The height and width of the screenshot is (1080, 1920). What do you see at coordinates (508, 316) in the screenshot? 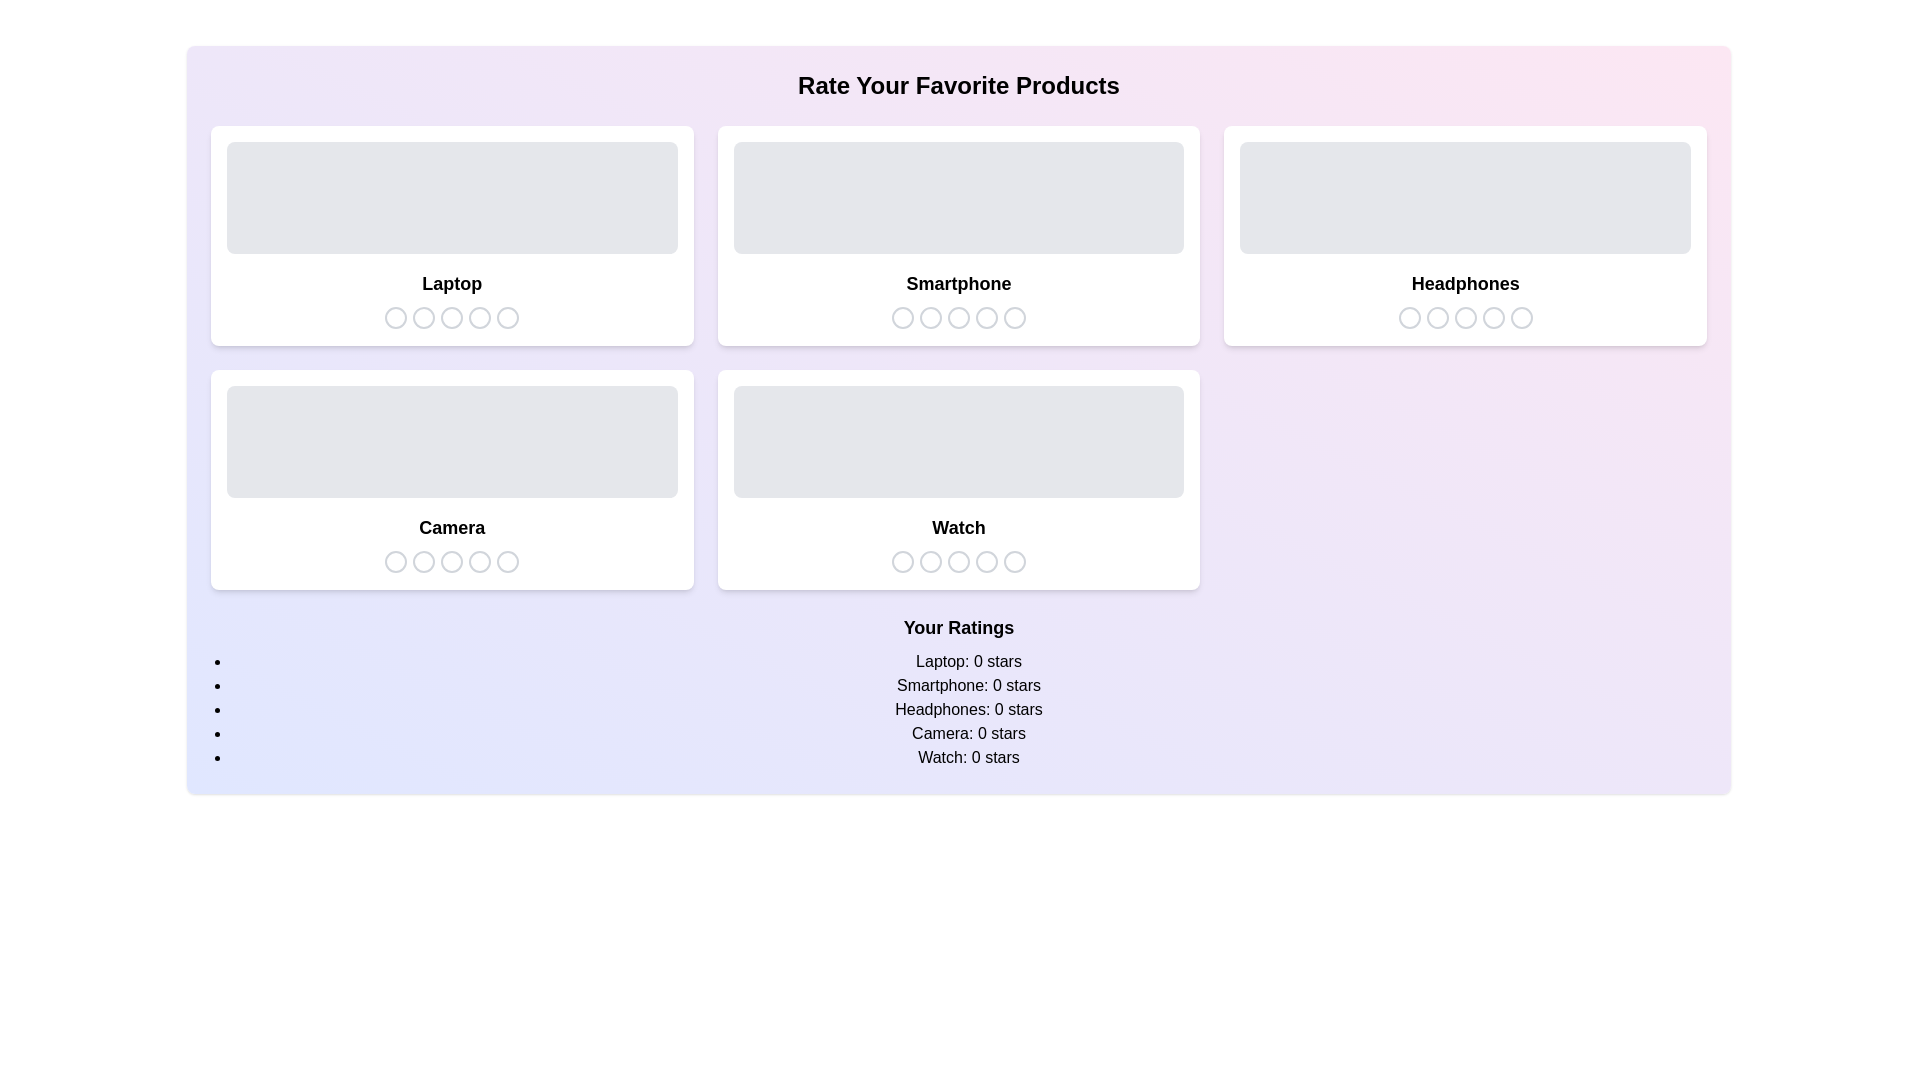
I see `the star icon corresponding to 5 stars for the product Laptop` at bounding box center [508, 316].